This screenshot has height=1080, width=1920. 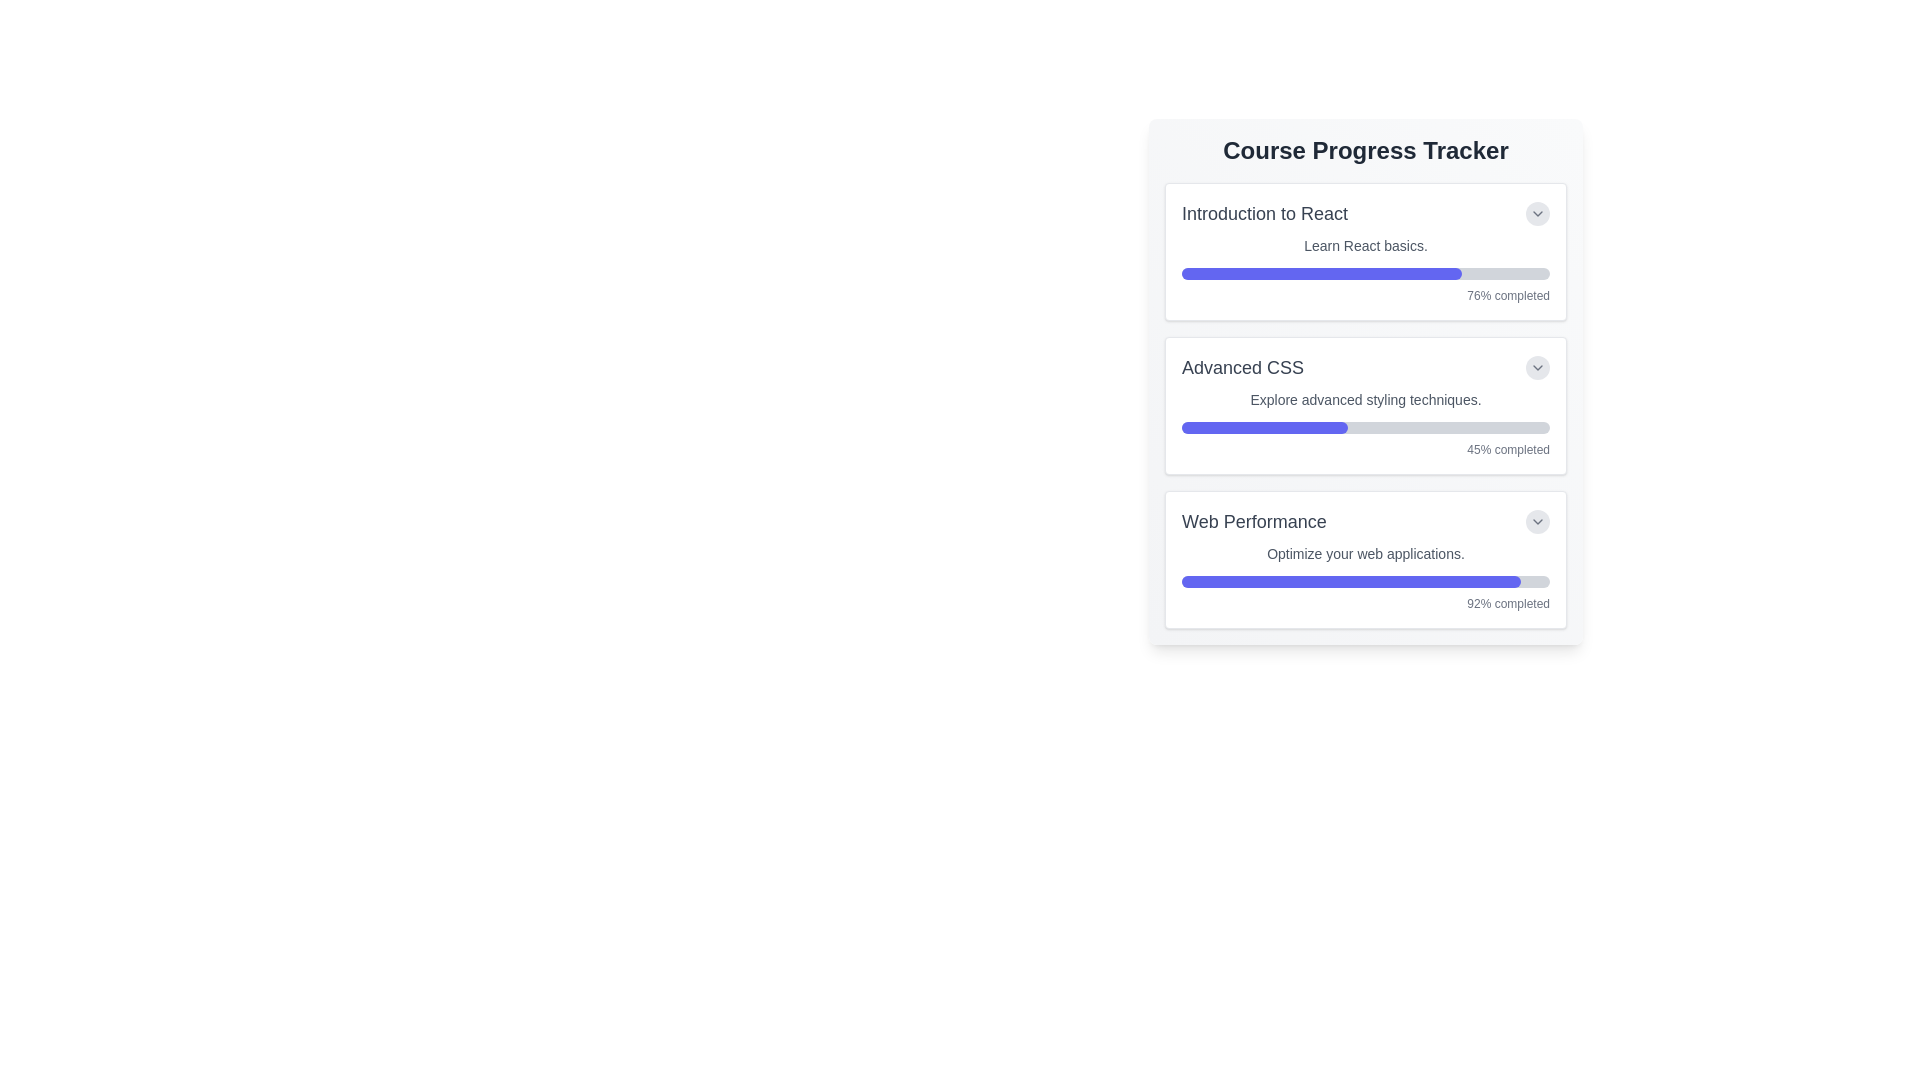 I want to click on the Text Label that identifies the 'Advanced CSS' course, located in the second card of the 'Course Progress Tracker' section, positioned above the progress bar and subtitle text, so click(x=1242, y=367).